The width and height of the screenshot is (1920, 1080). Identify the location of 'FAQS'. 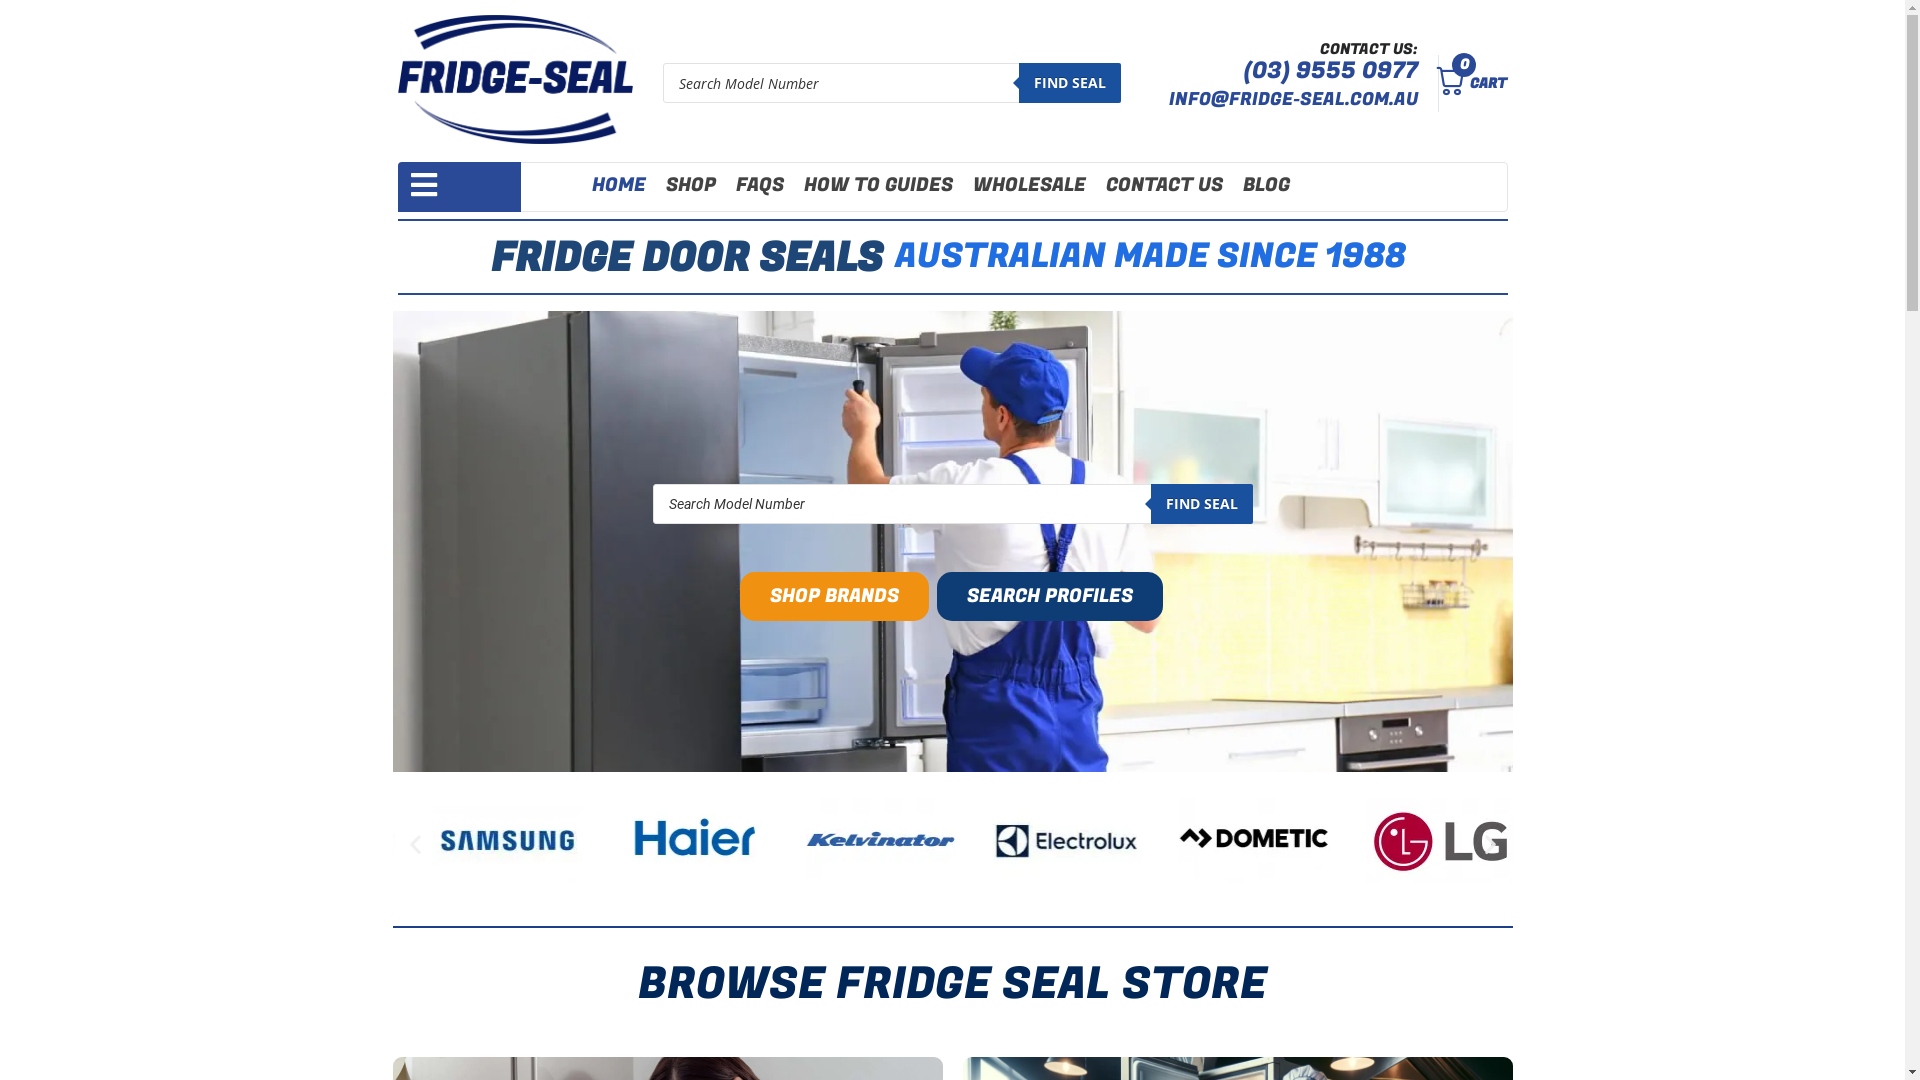
(758, 185).